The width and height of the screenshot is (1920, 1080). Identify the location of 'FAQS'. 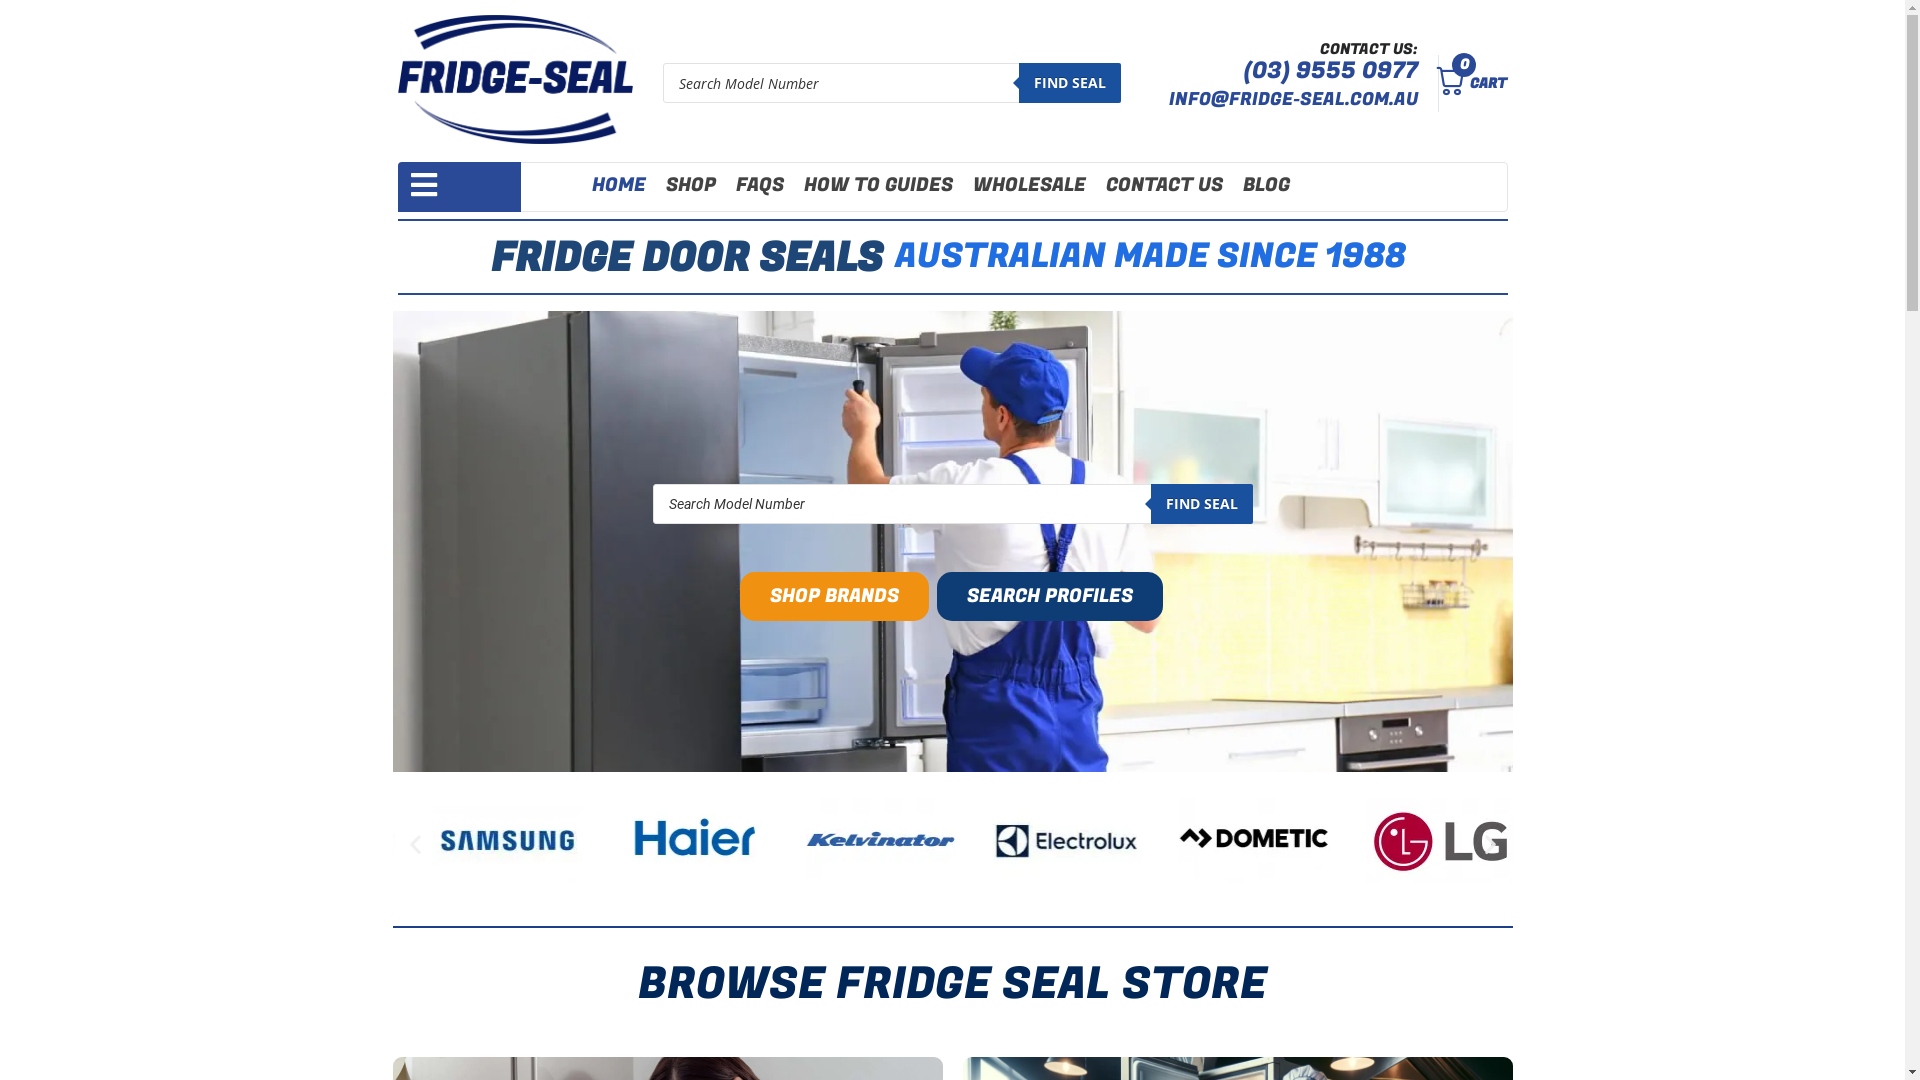
(758, 185).